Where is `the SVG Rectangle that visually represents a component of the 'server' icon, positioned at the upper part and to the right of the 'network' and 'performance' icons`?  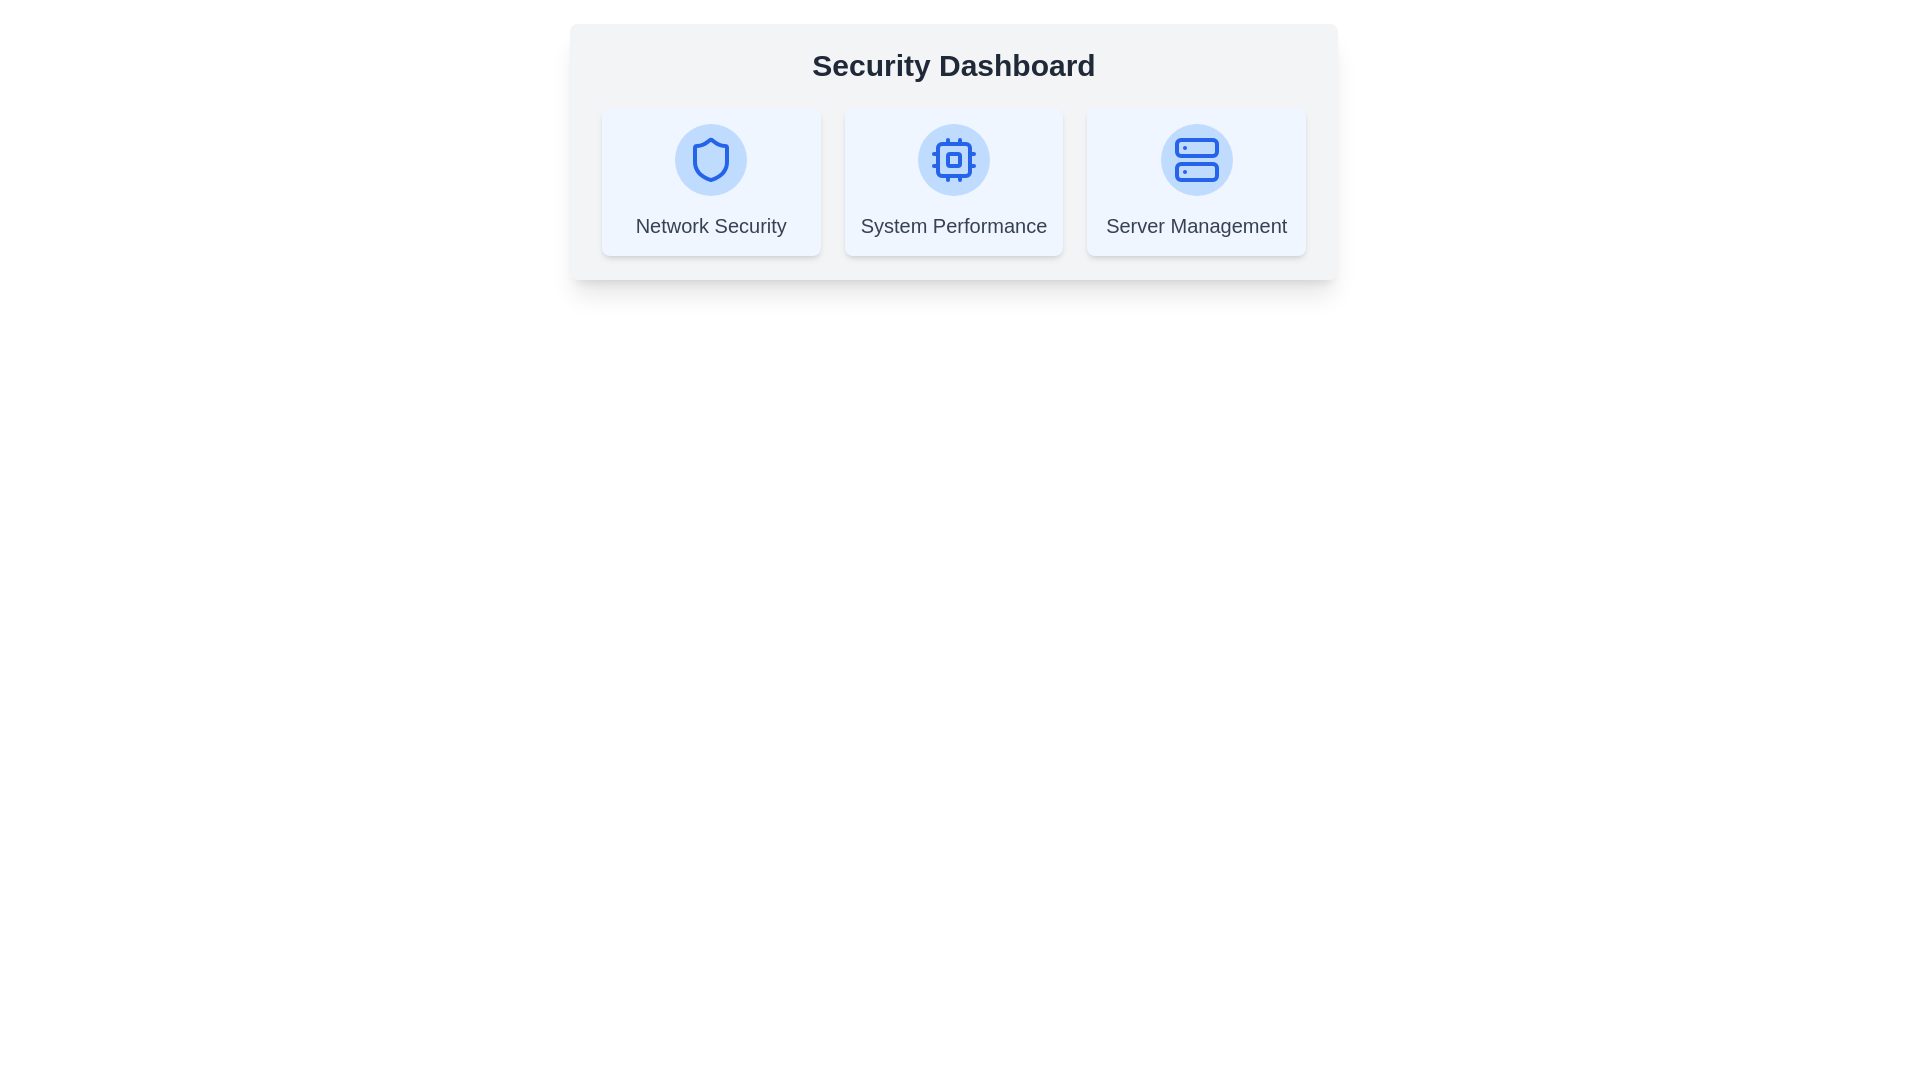
the SVG Rectangle that visually represents a component of the 'server' icon, positioned at the upper part and to the right of the 'network' and 'performance' icons is located at coordinates (1196, 146).